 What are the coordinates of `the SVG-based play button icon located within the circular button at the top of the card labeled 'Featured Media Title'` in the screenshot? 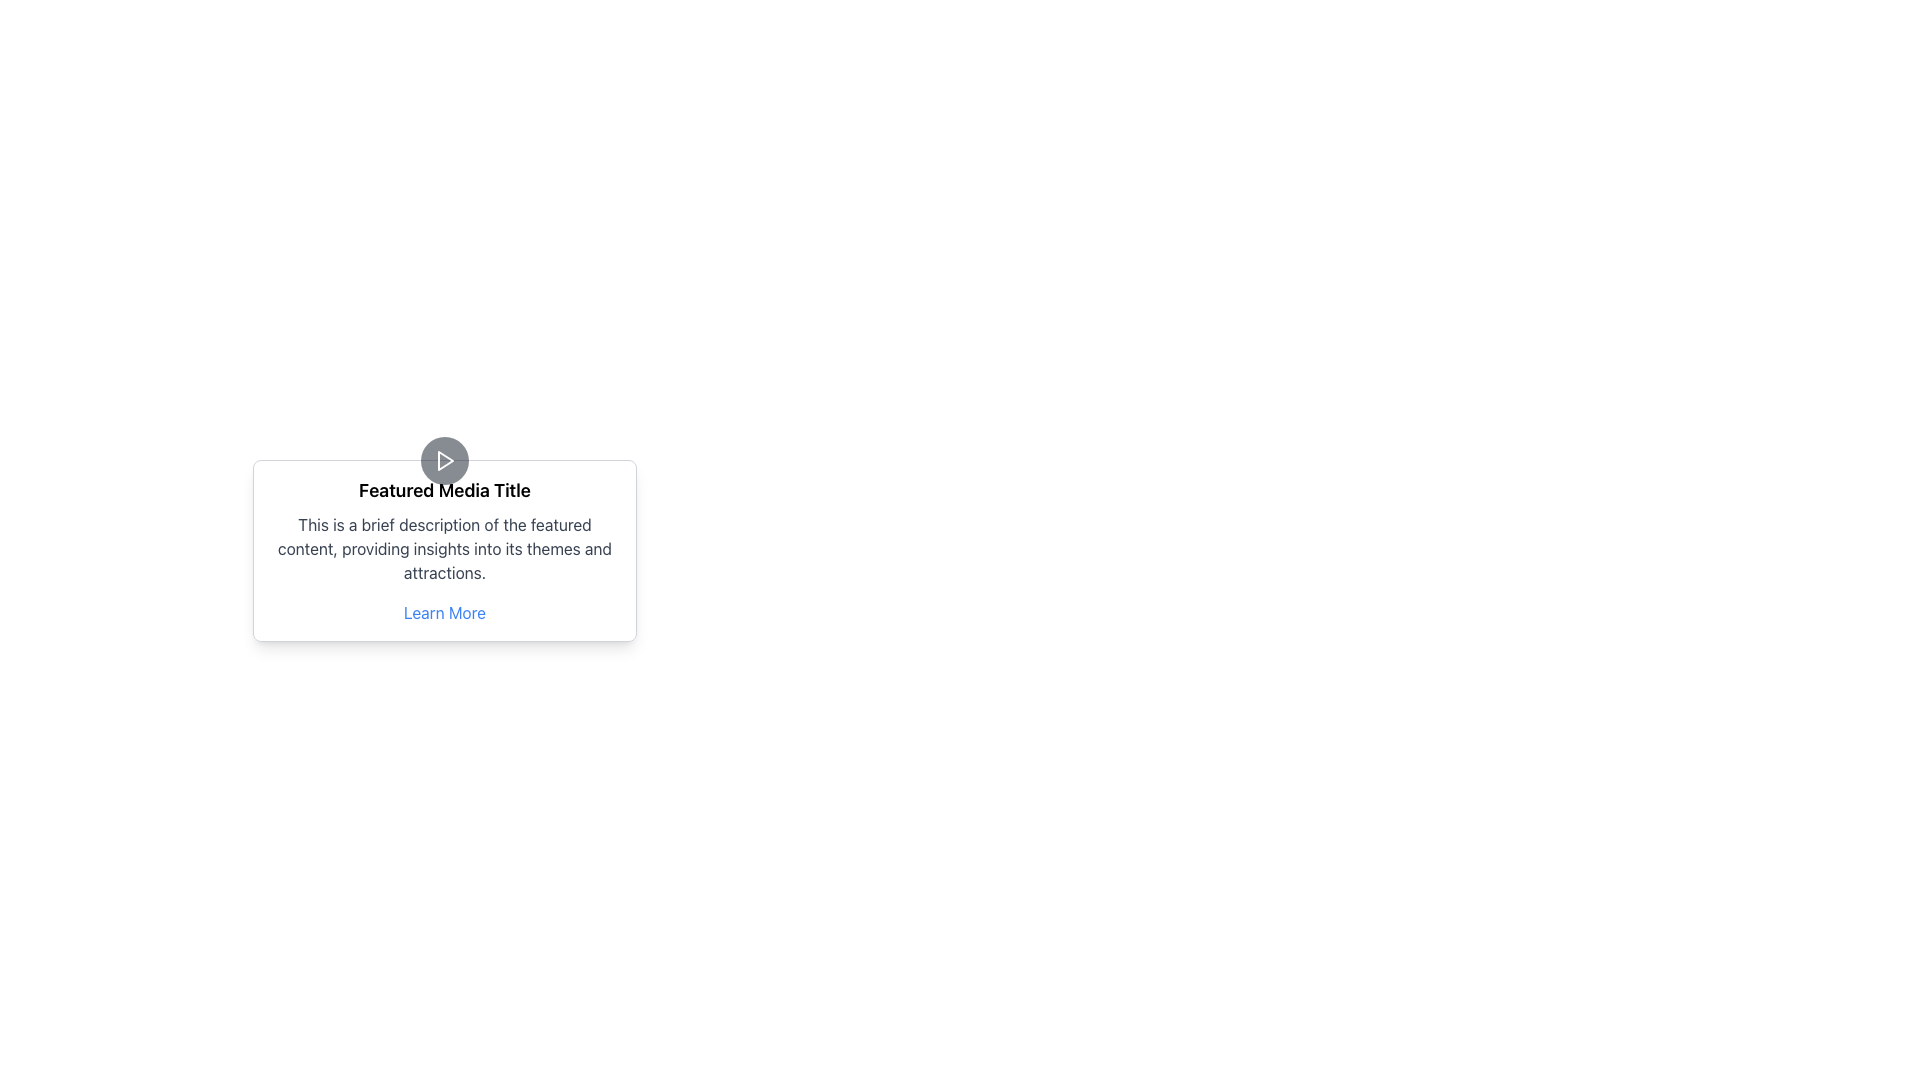 It's located at (444, 461).